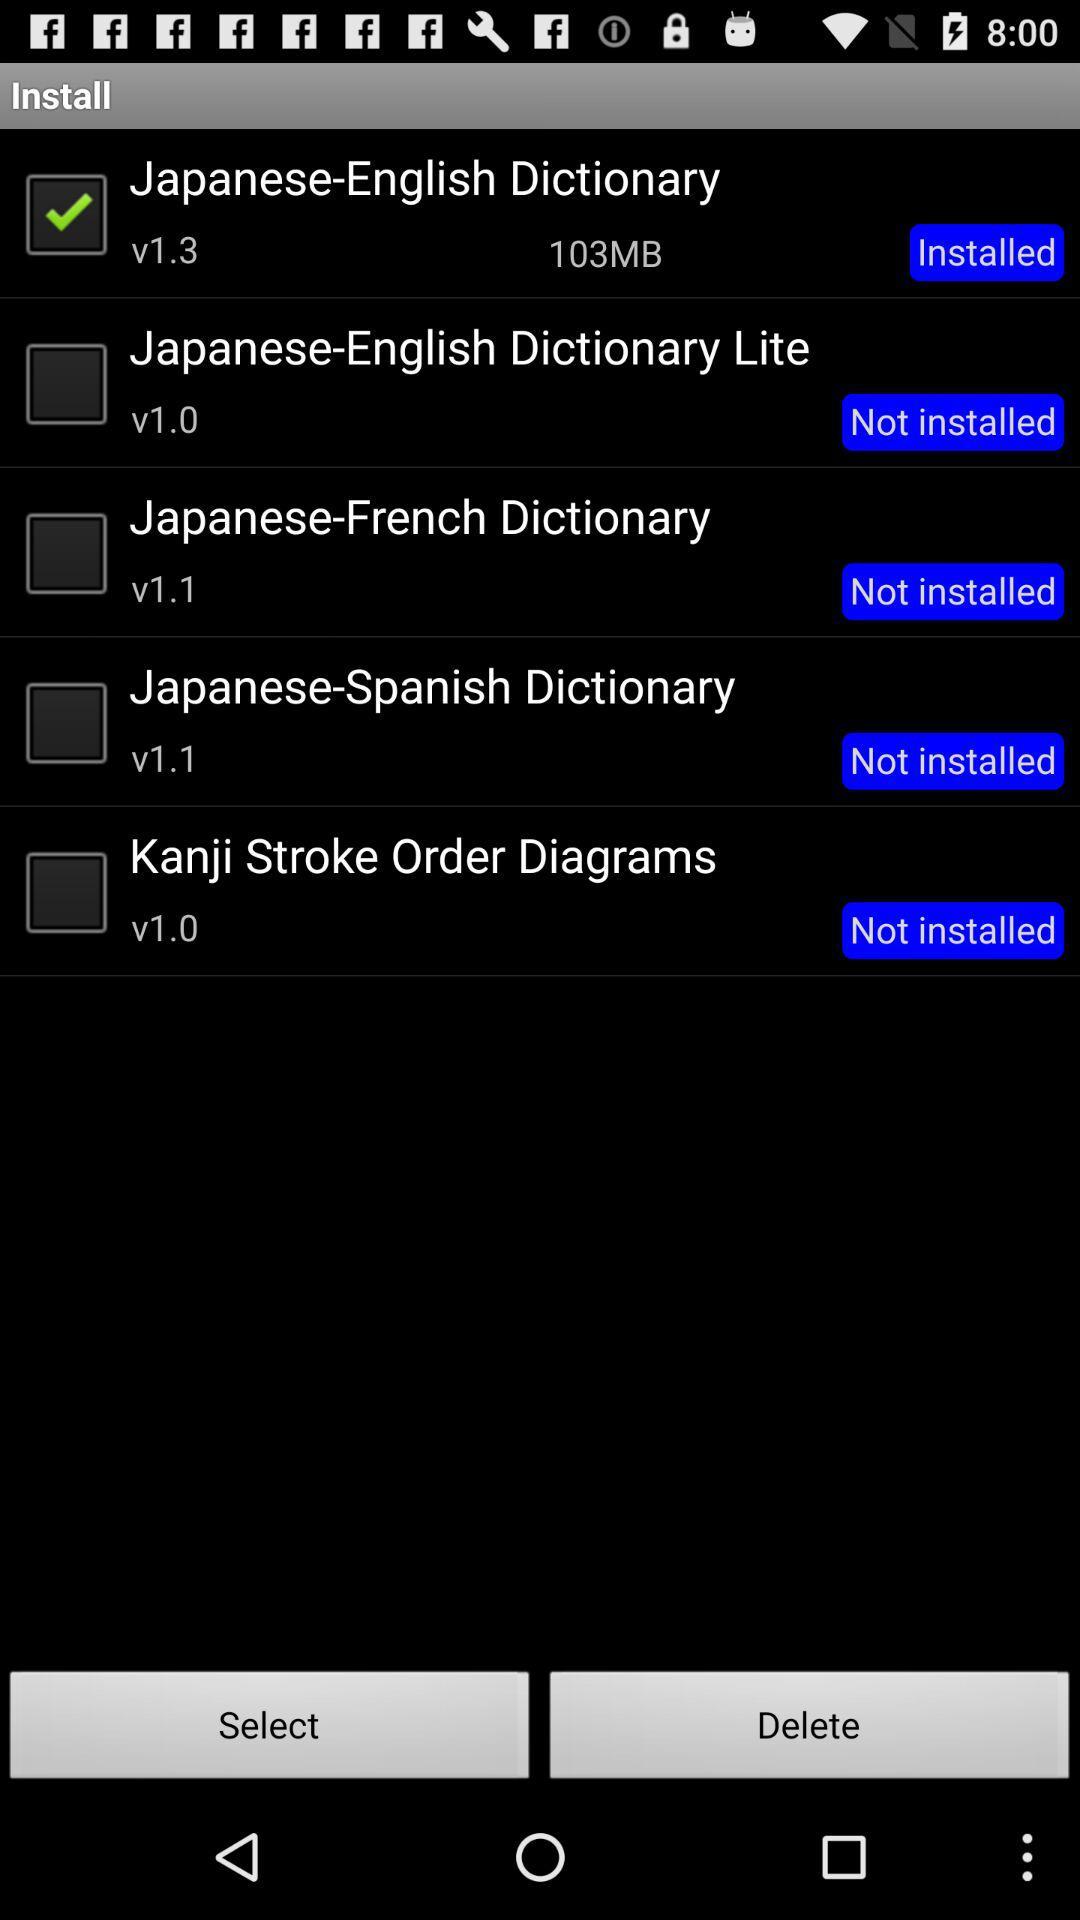 The width and height of the screenshot is (1080, 1920). Describe the element at coordinates (270, 1730) in the screenshot. I see `the icon to the left of delete` at that location.